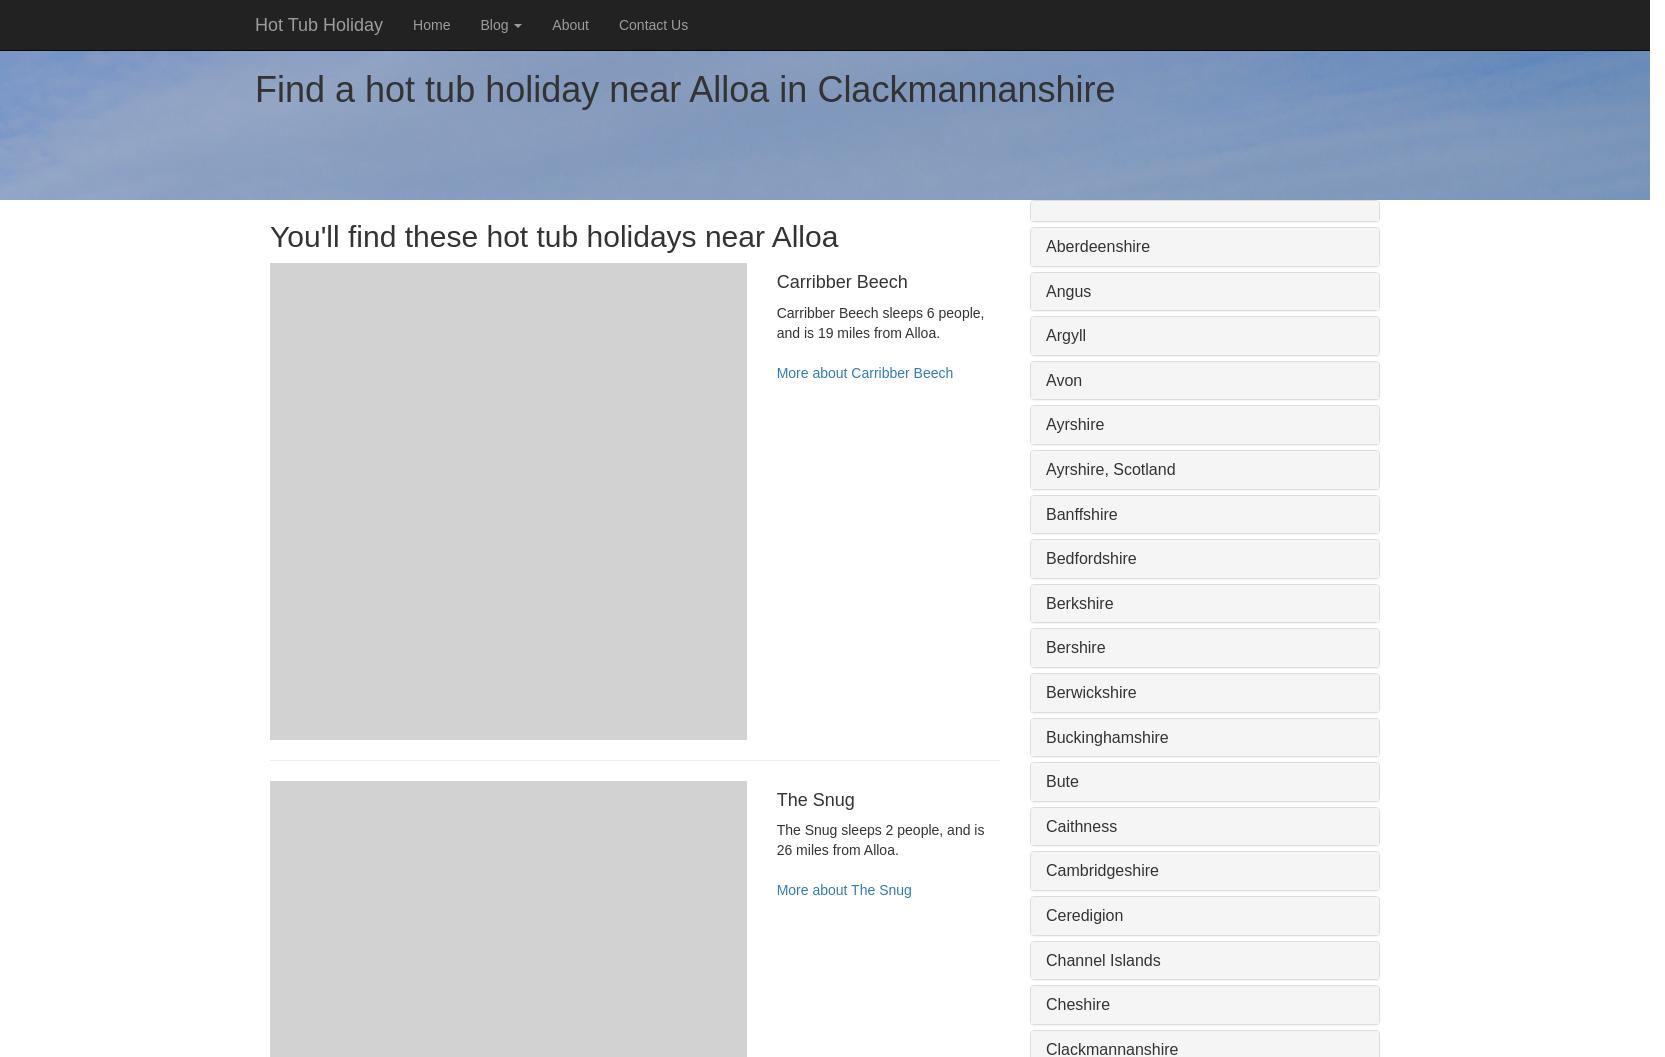 The image size is (1665, 1057). What do you see at coordinates (1091, 557) in the screenshot?
I see `'Bedfordshire'` at bounding box center [1091, 557].